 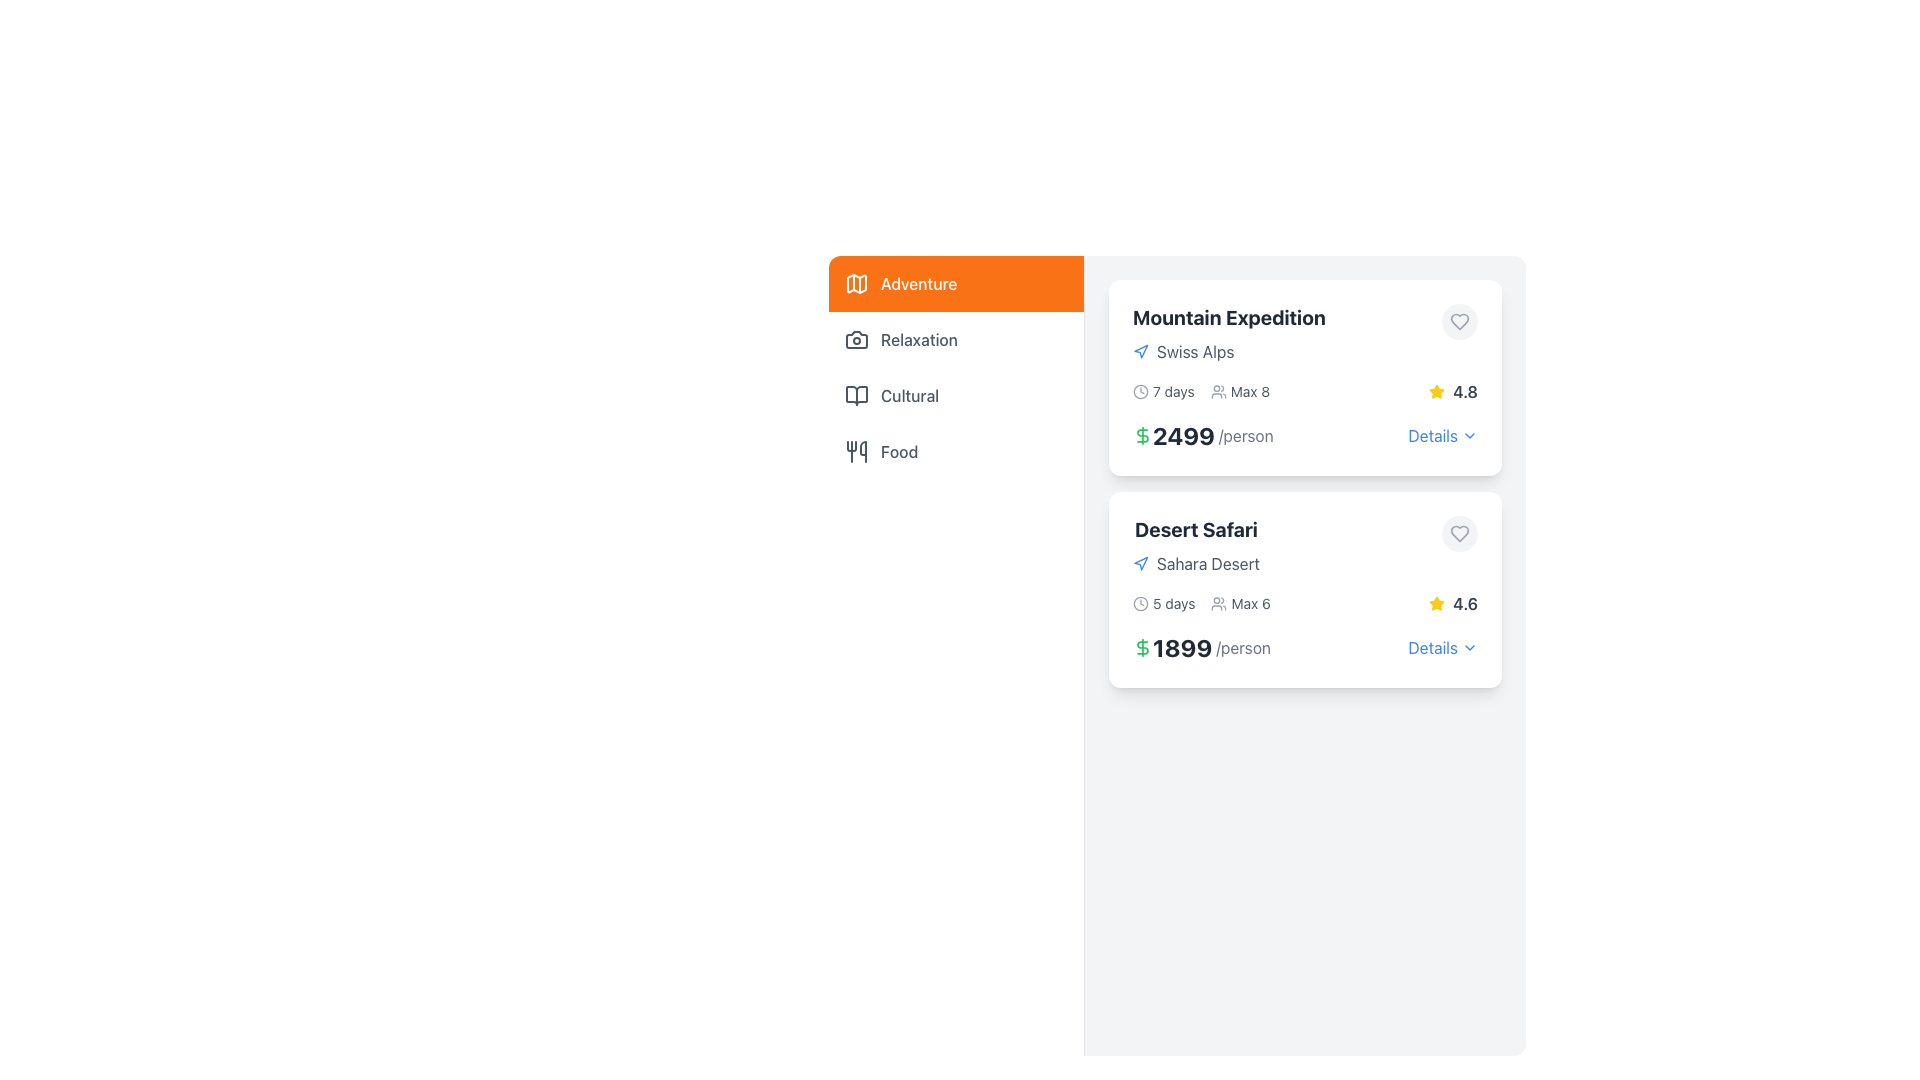 What do you see at coordinates (1184, 434) in the screenshot?
I see `the Text Label displaying '2499', which is bold and large, positioned next to a green dollar sign and followed by '/person'` at bounding box center [1184, 434].